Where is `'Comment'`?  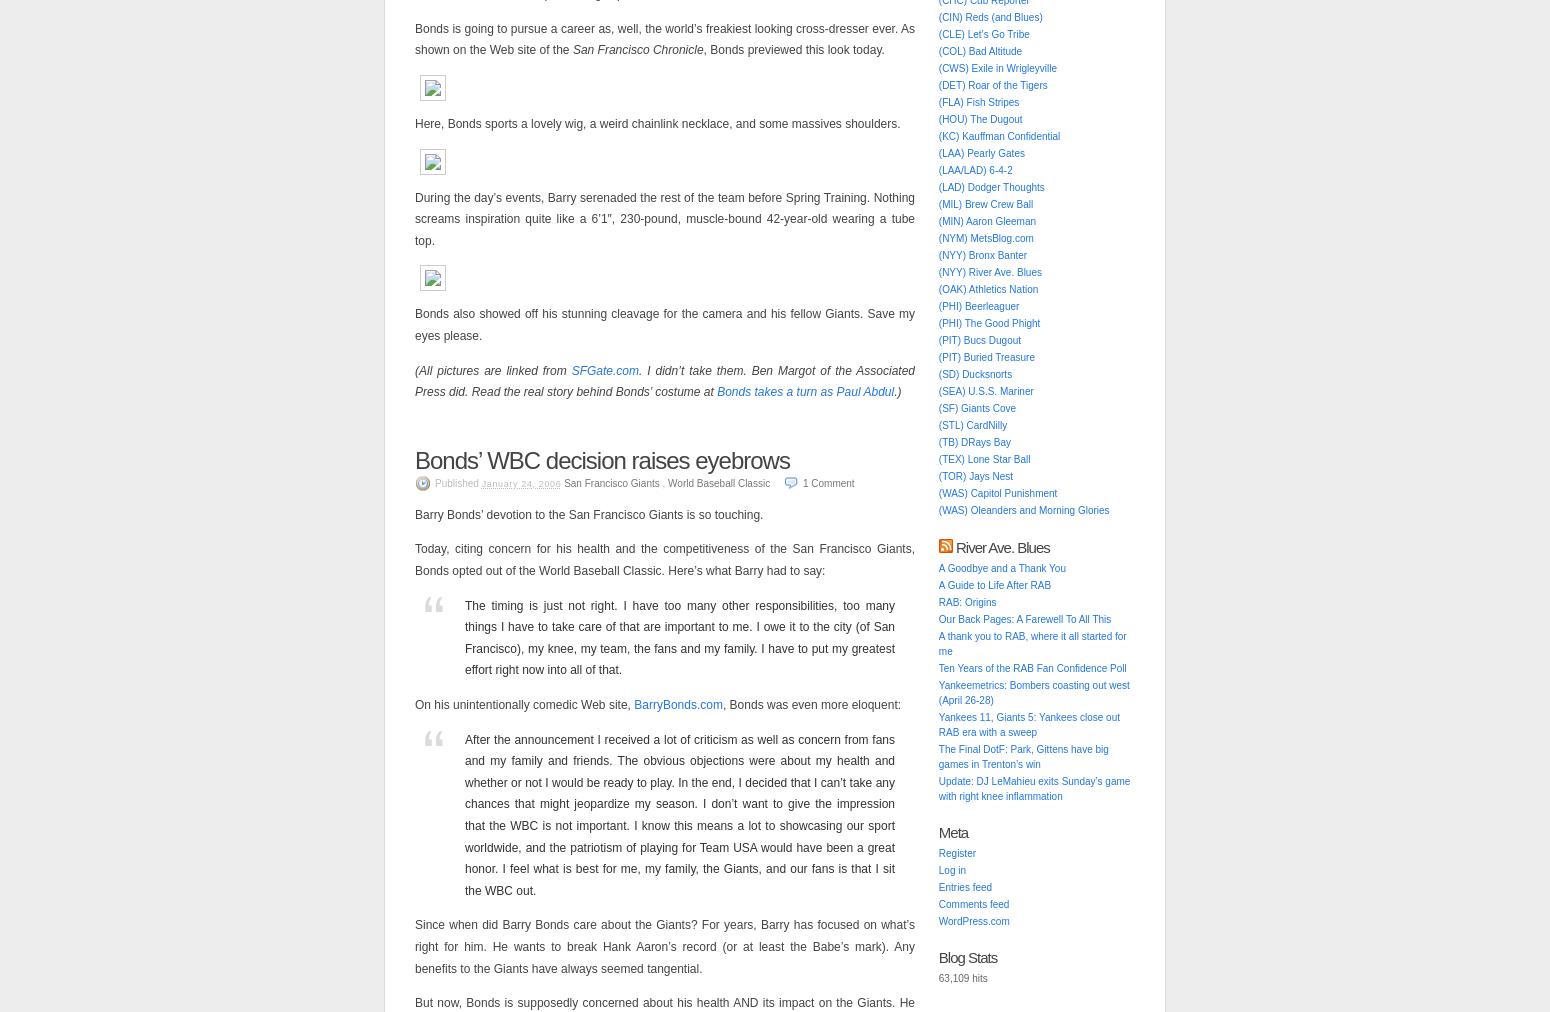
'Comment' is located at coordinates (831, 482).